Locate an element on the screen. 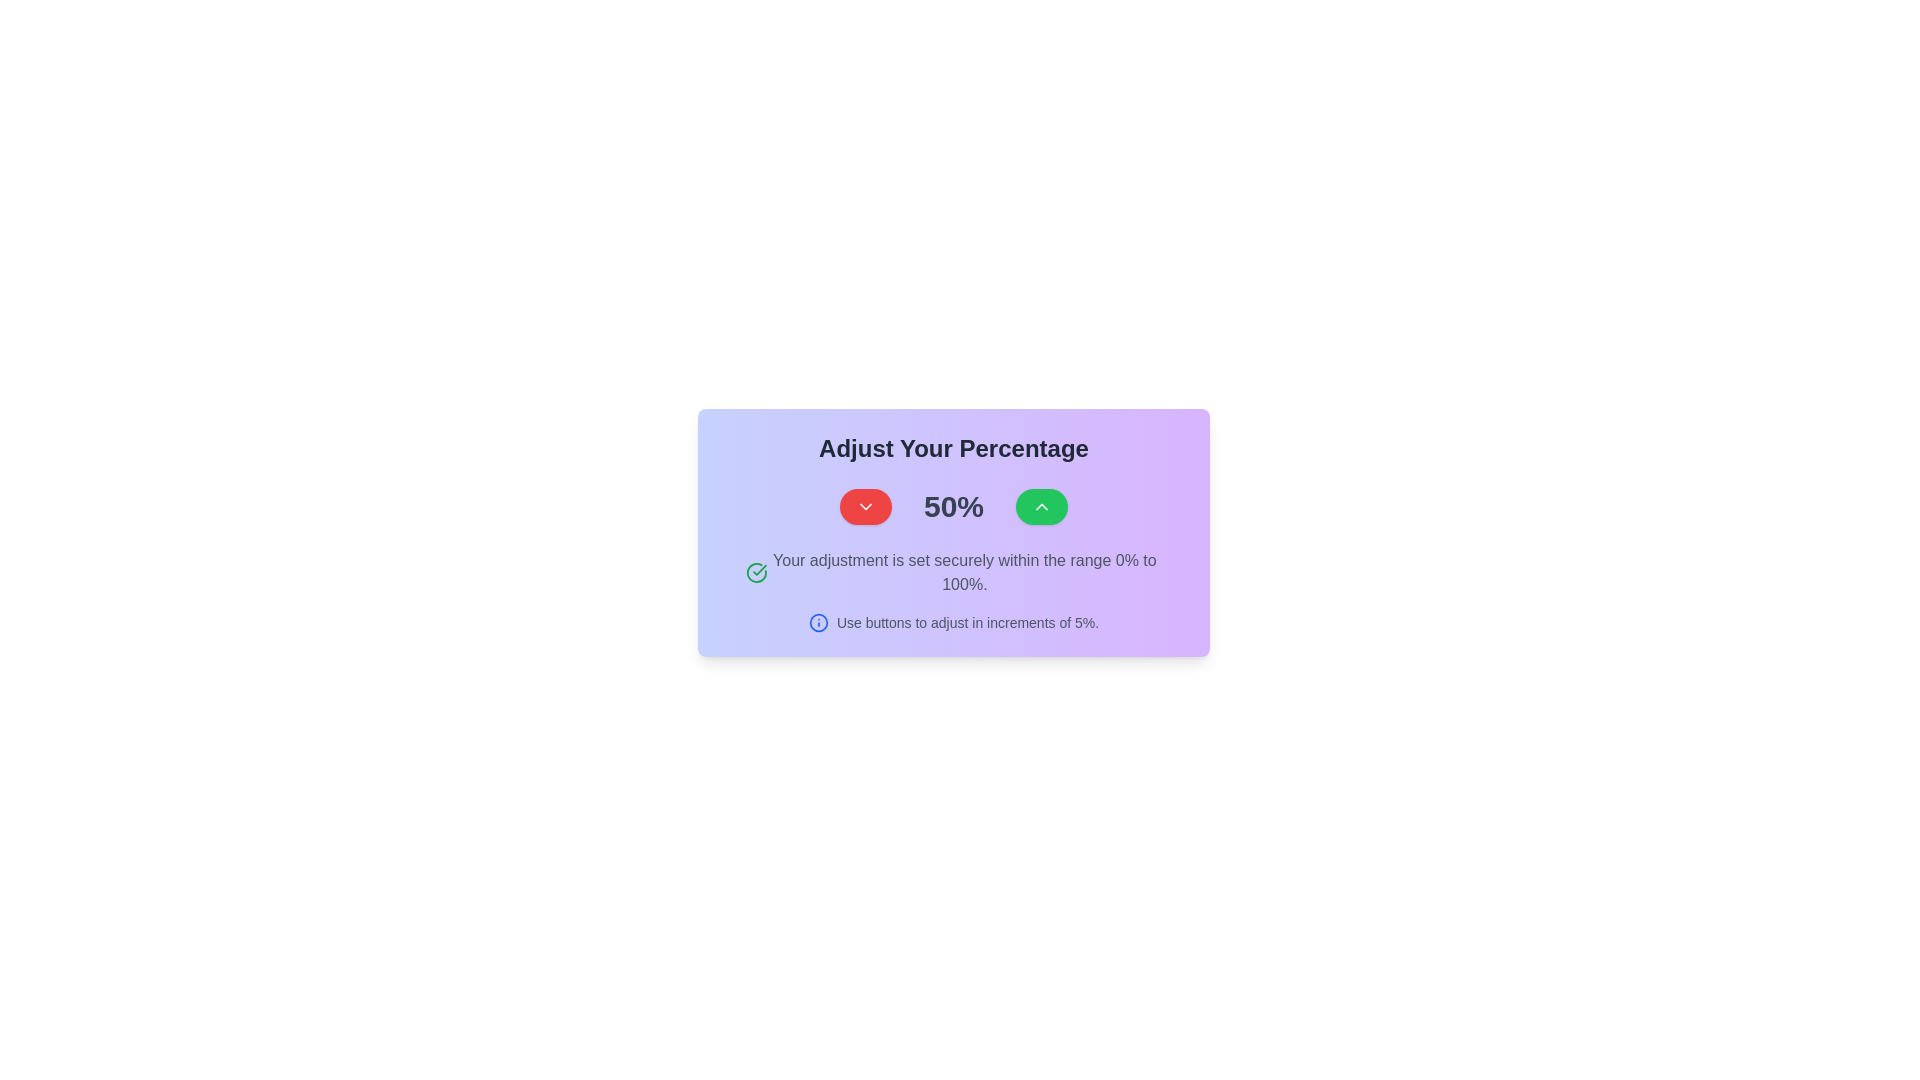 The image size is (1920, 1080). the static text that reads 'Use buttons to adjust in increments of 5%', which is styled in gray and located in the bottom section of the card, to the right of an information icon is located at coordinates (968, 622).